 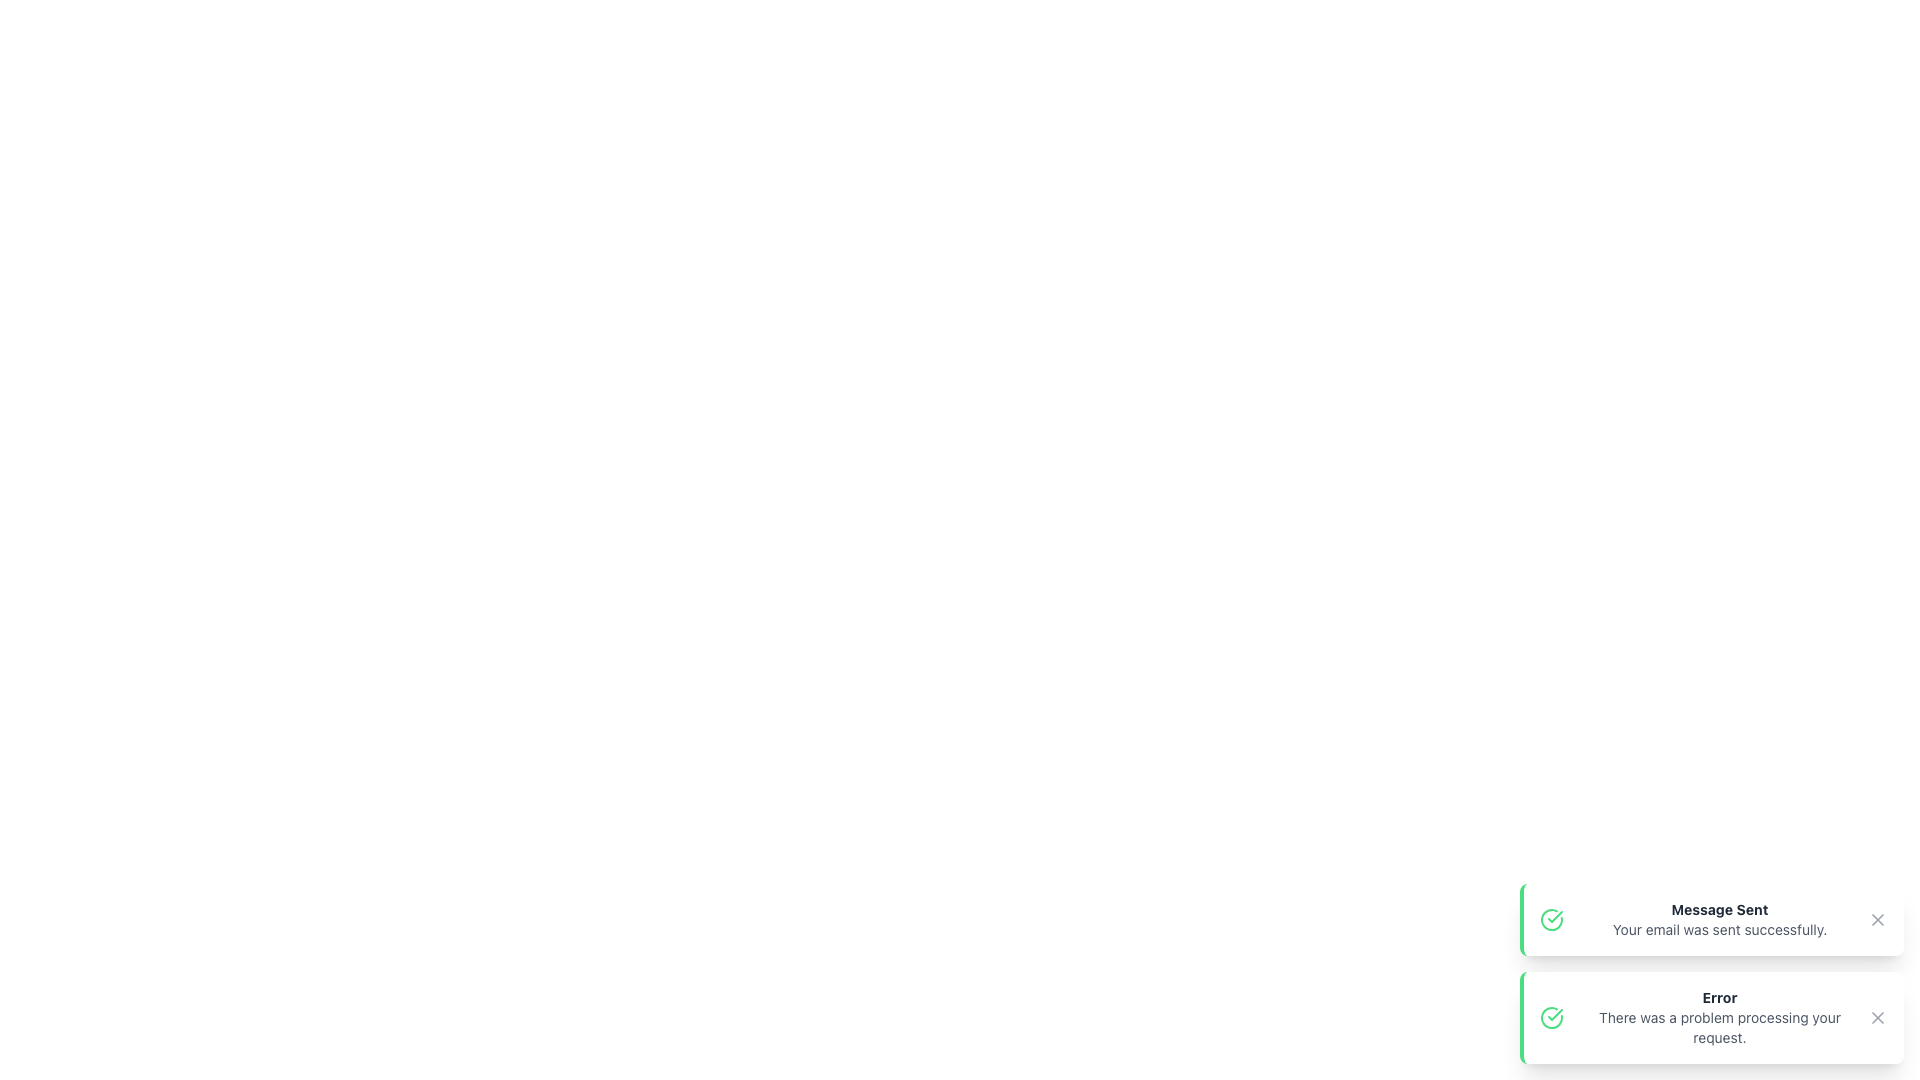 I want to click on the Text Label that indicates an error state or notification, located above the text 'There was a problem processing your request.', so click(x=1718, y=998).